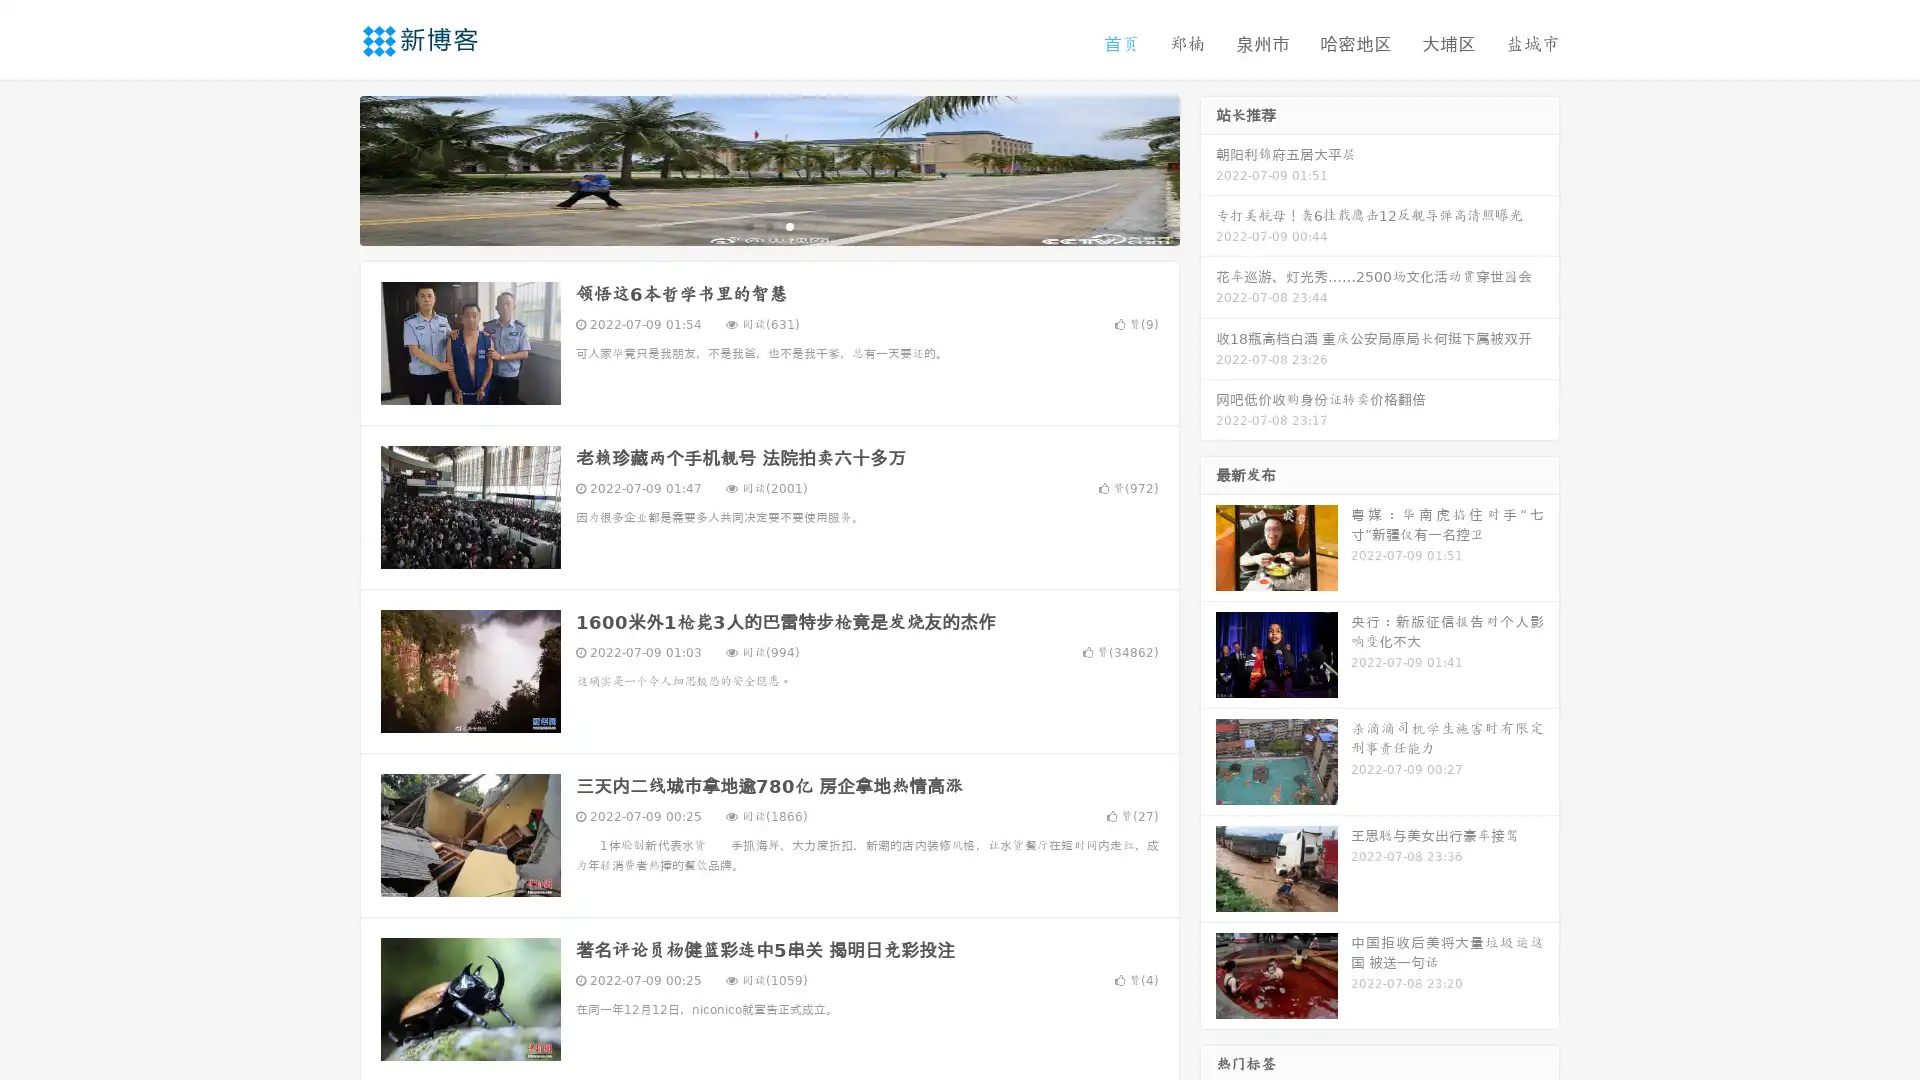 This screenshot has height=1080, width=1920. Describe the element at coordinates (1208, 168) in the screenshot. I see `Next slide` at that location.